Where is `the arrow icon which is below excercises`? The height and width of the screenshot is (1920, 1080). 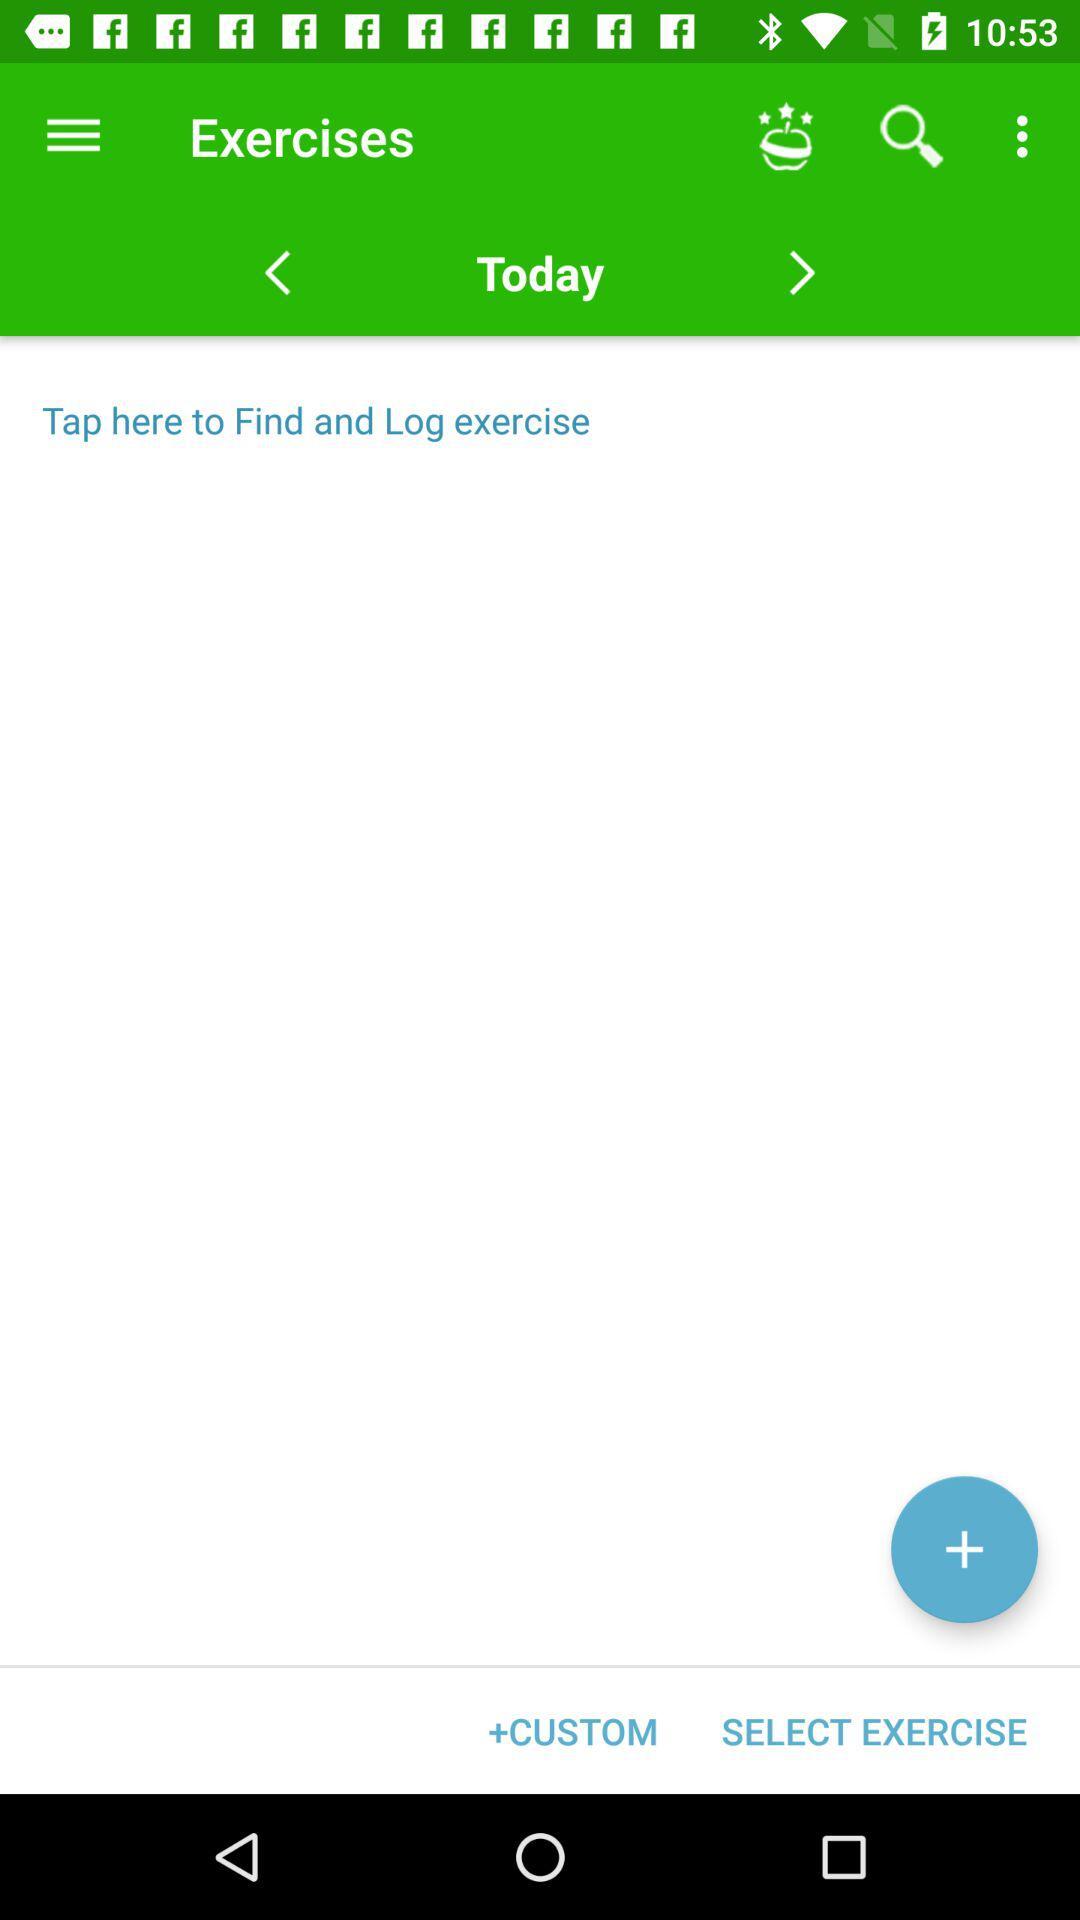 the arrow icon which is below excercises is located at coordinates (277, 272).